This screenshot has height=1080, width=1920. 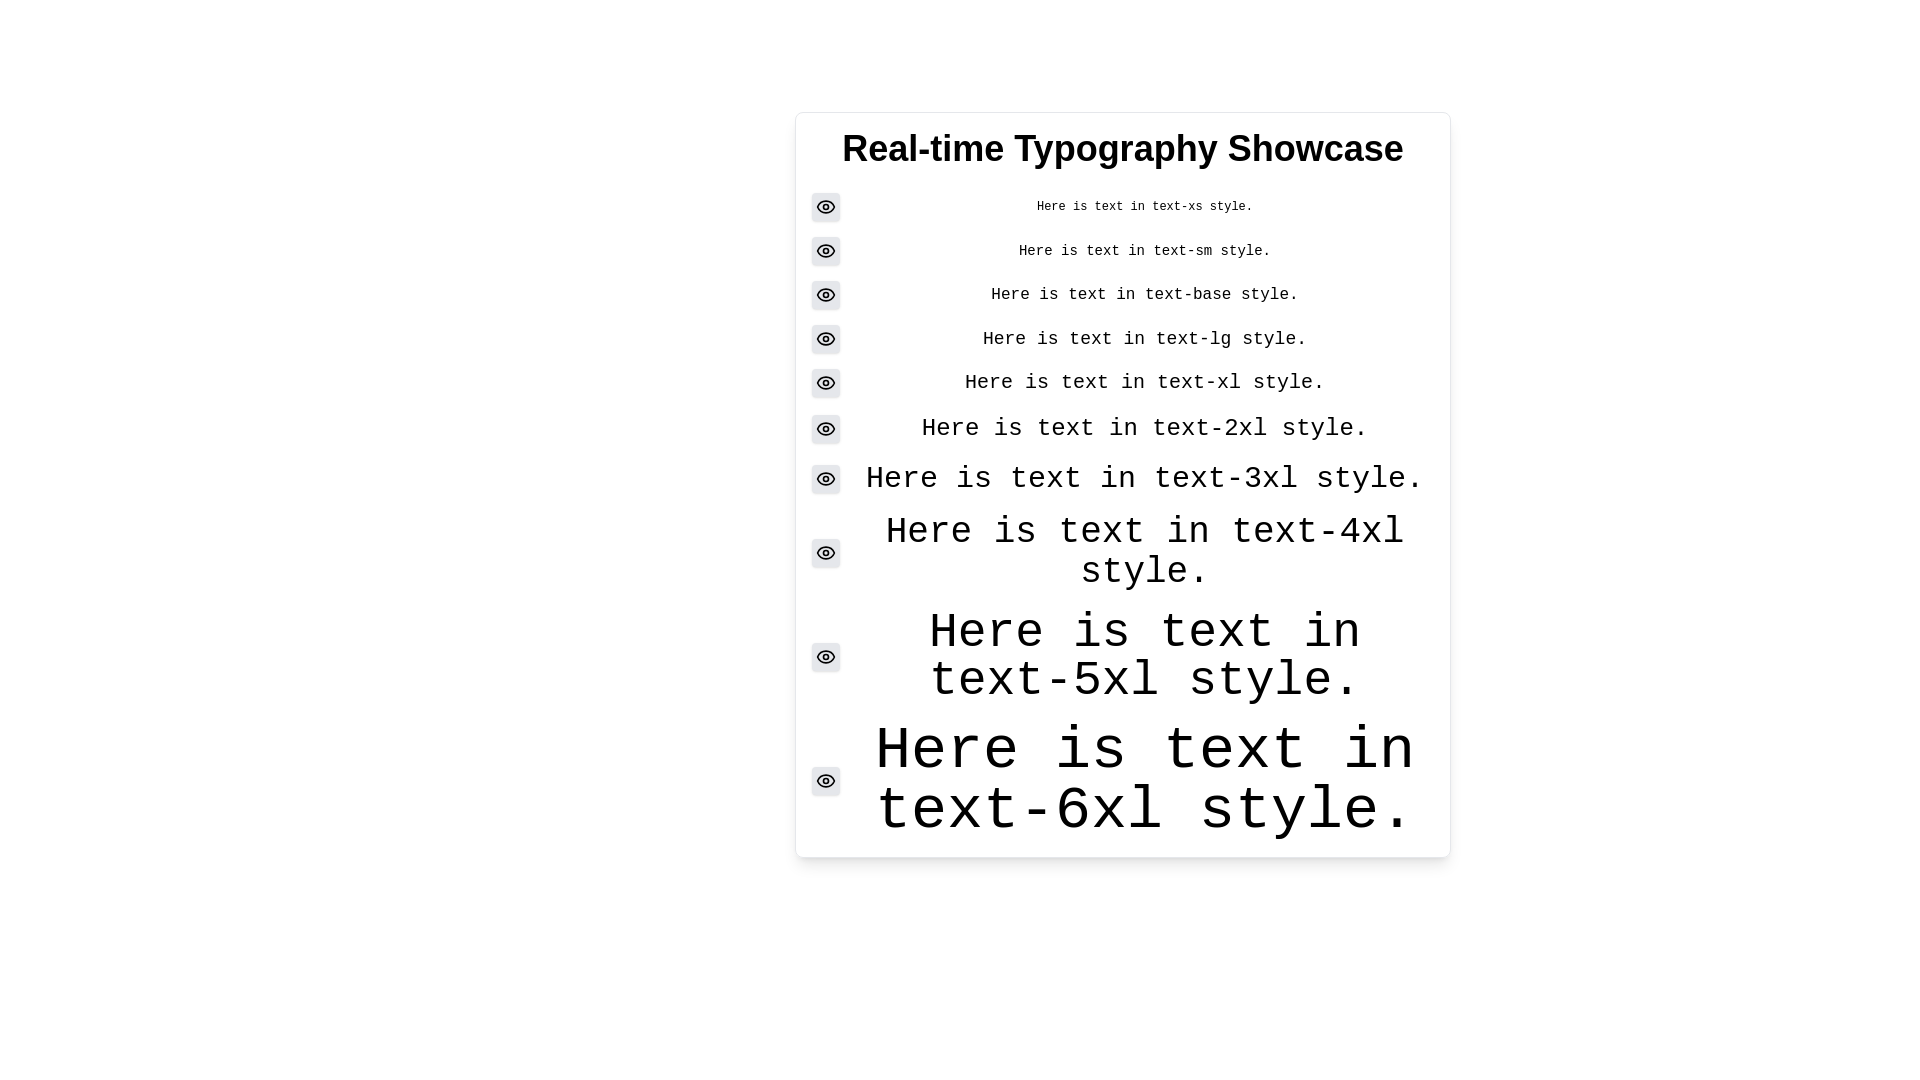 What do you see at coordinates (825, 656) in the screenshot?
I see `the circular eye-like icon outlined in a minimalistic design located in the middle section of the vertical list of icons with 'text-4xl' typography` at bounding box center [825, 656].